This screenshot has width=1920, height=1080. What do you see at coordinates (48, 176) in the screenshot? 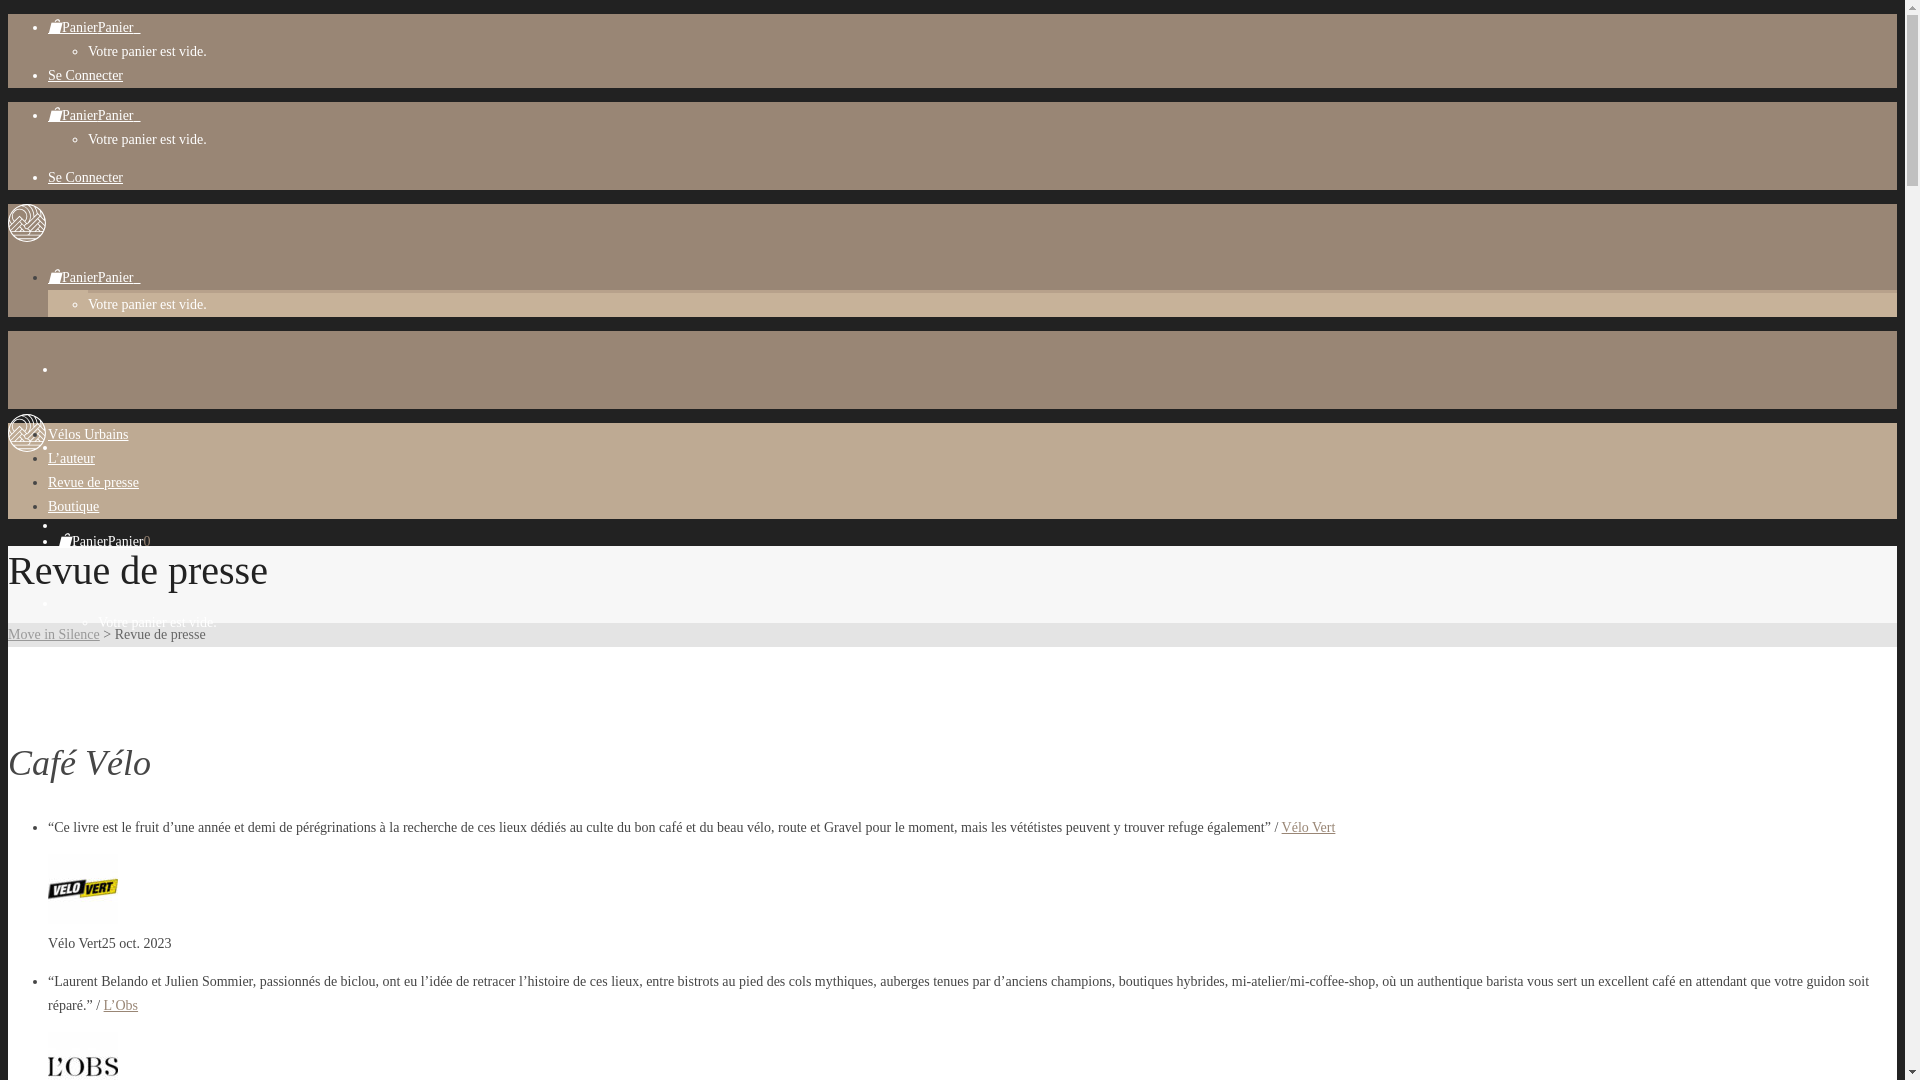
I see `'Se Connecter'` at bounding box center [48, 176].